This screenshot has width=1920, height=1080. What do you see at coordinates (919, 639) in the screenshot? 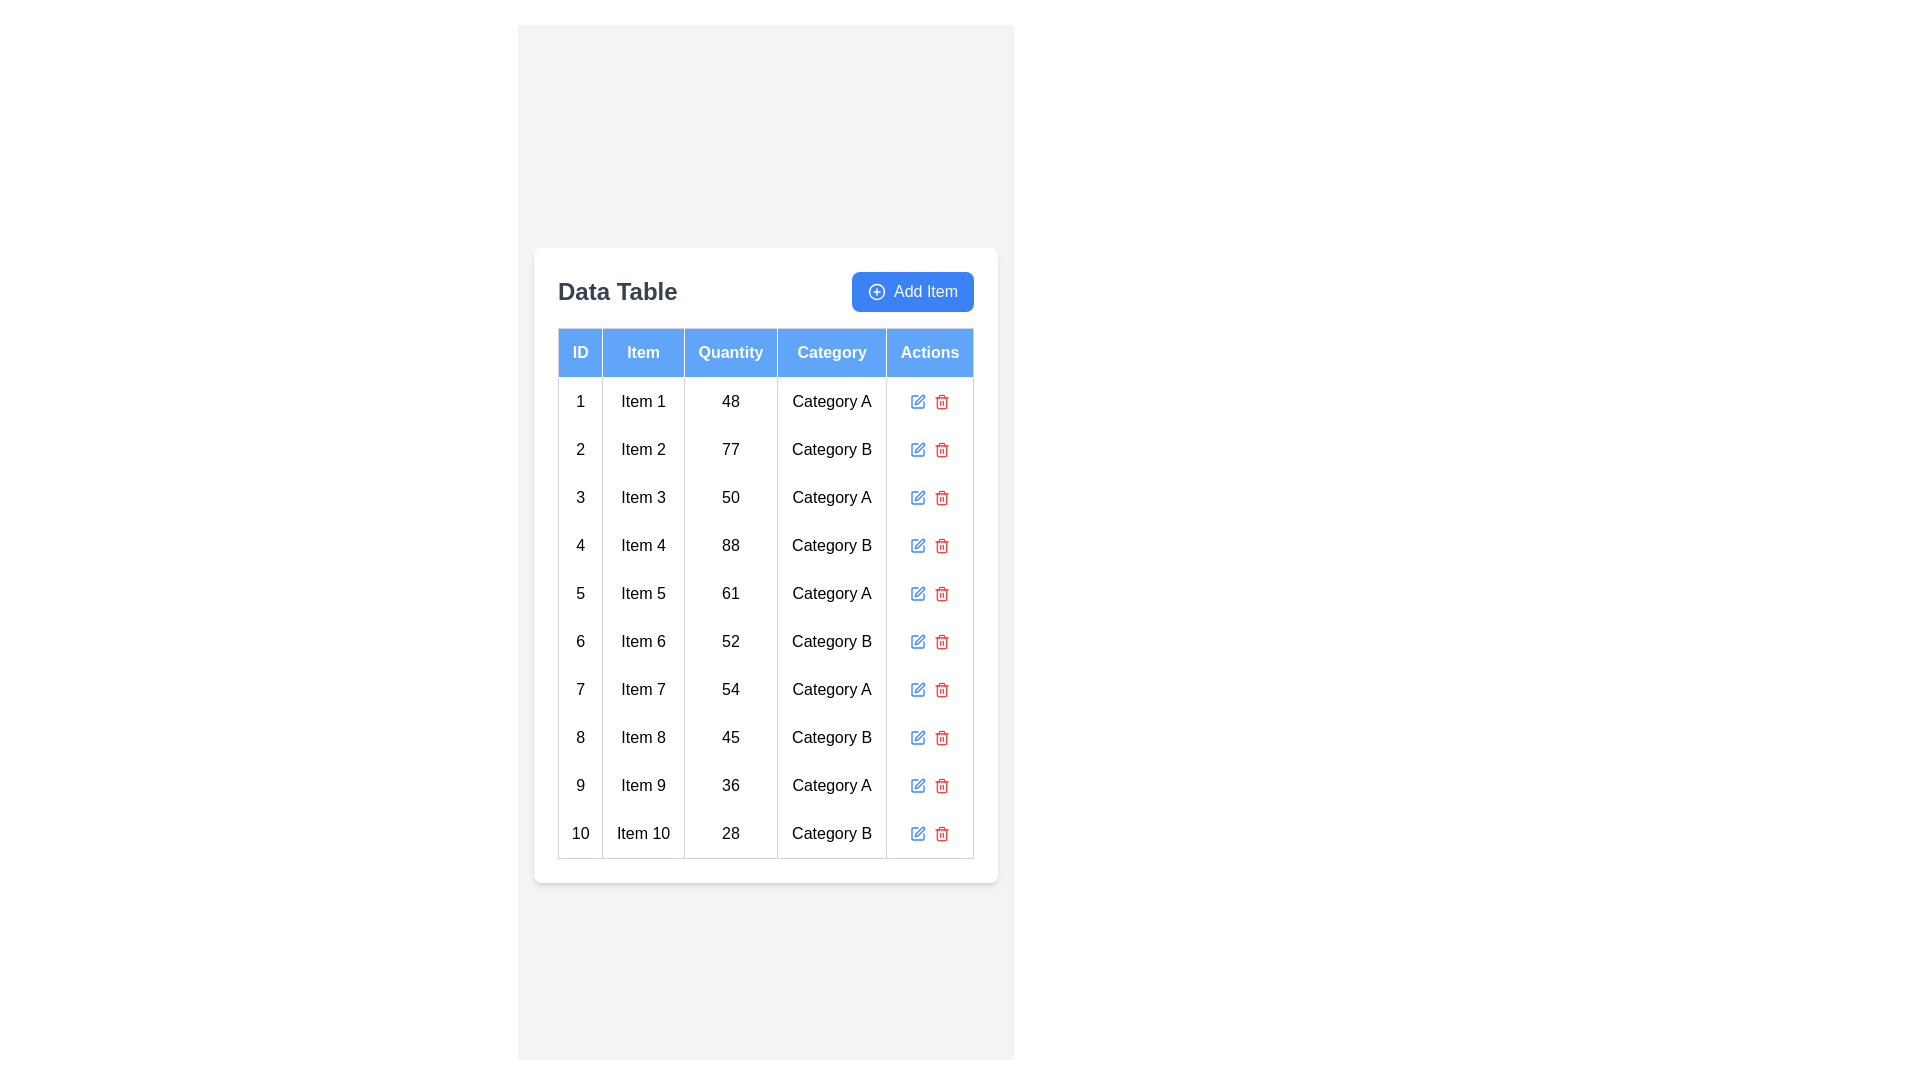
I see `the Edit Button icon, which is a stylized pen symbol located in the actions column of a data table` at bounding box center [919, 639].